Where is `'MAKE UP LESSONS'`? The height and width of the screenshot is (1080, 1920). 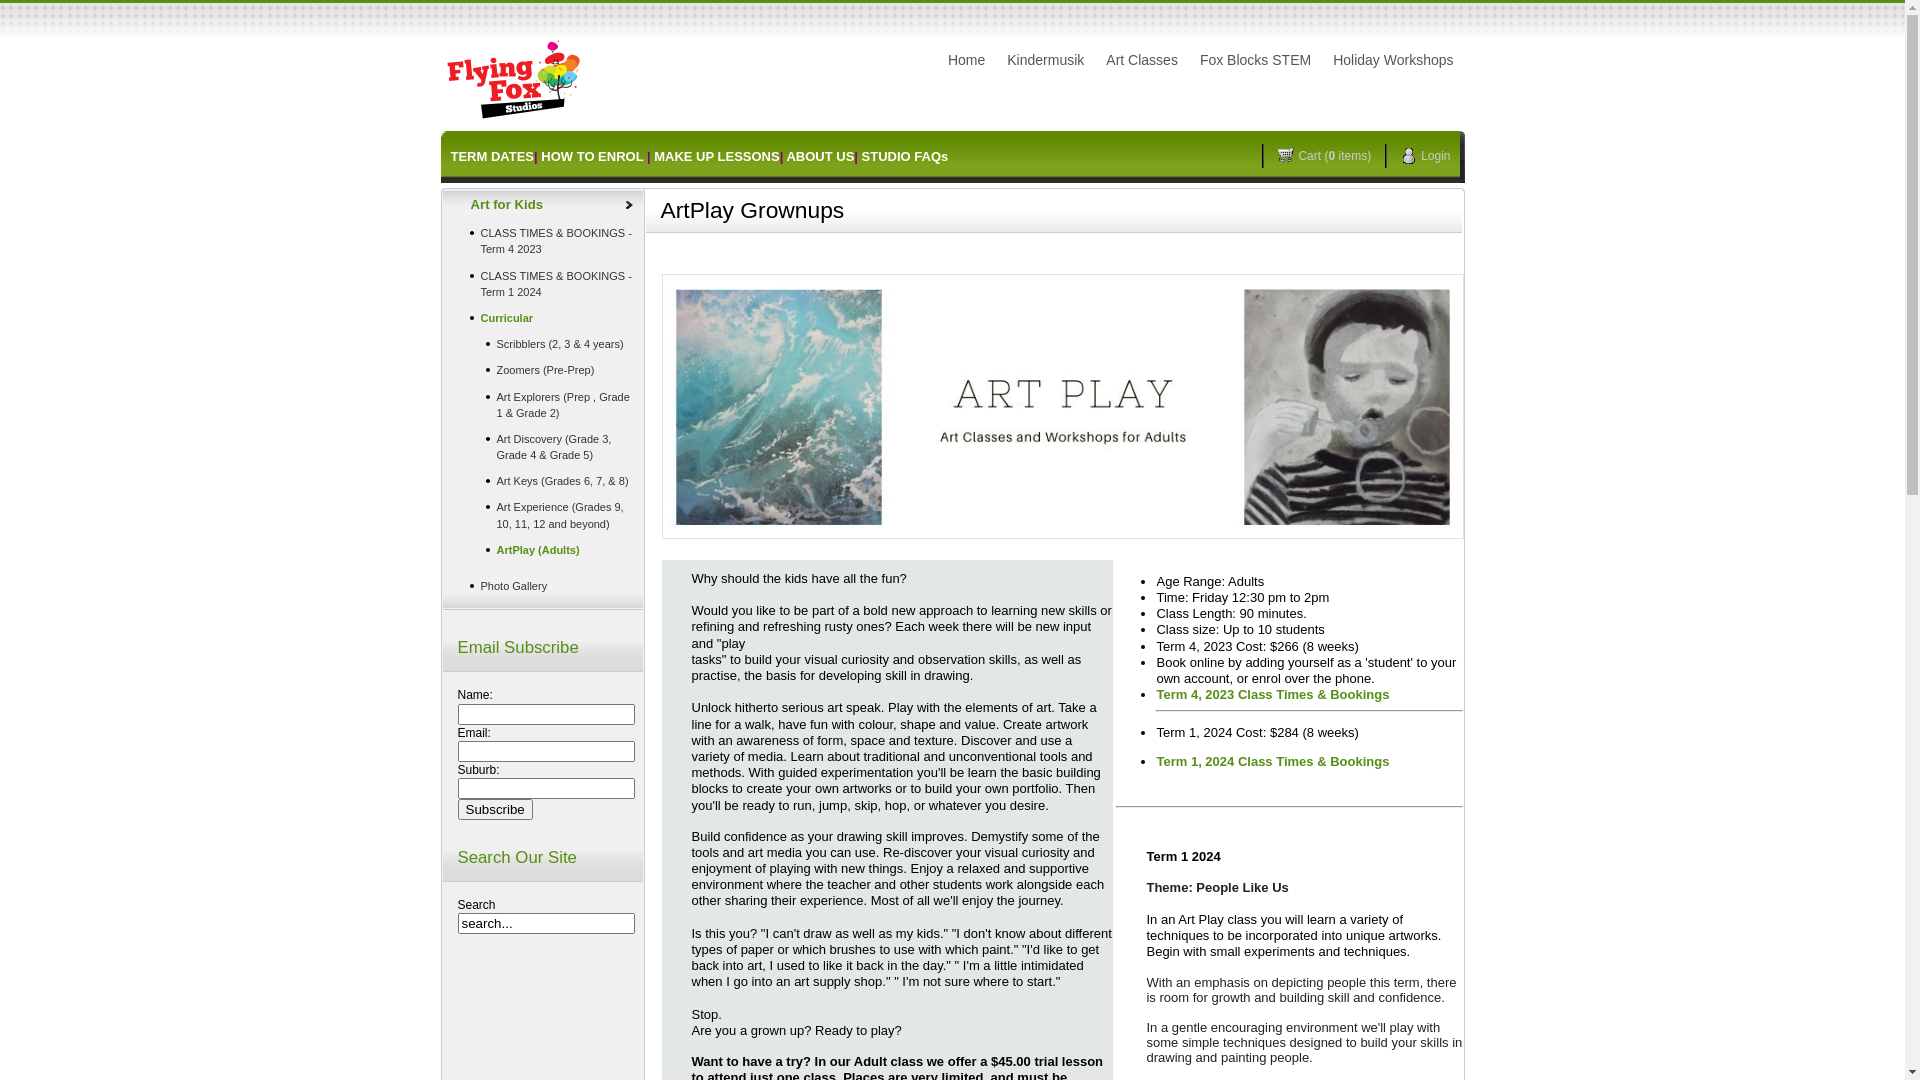 'MAKE UP LESSONS' is located at coordinates (716, 155).